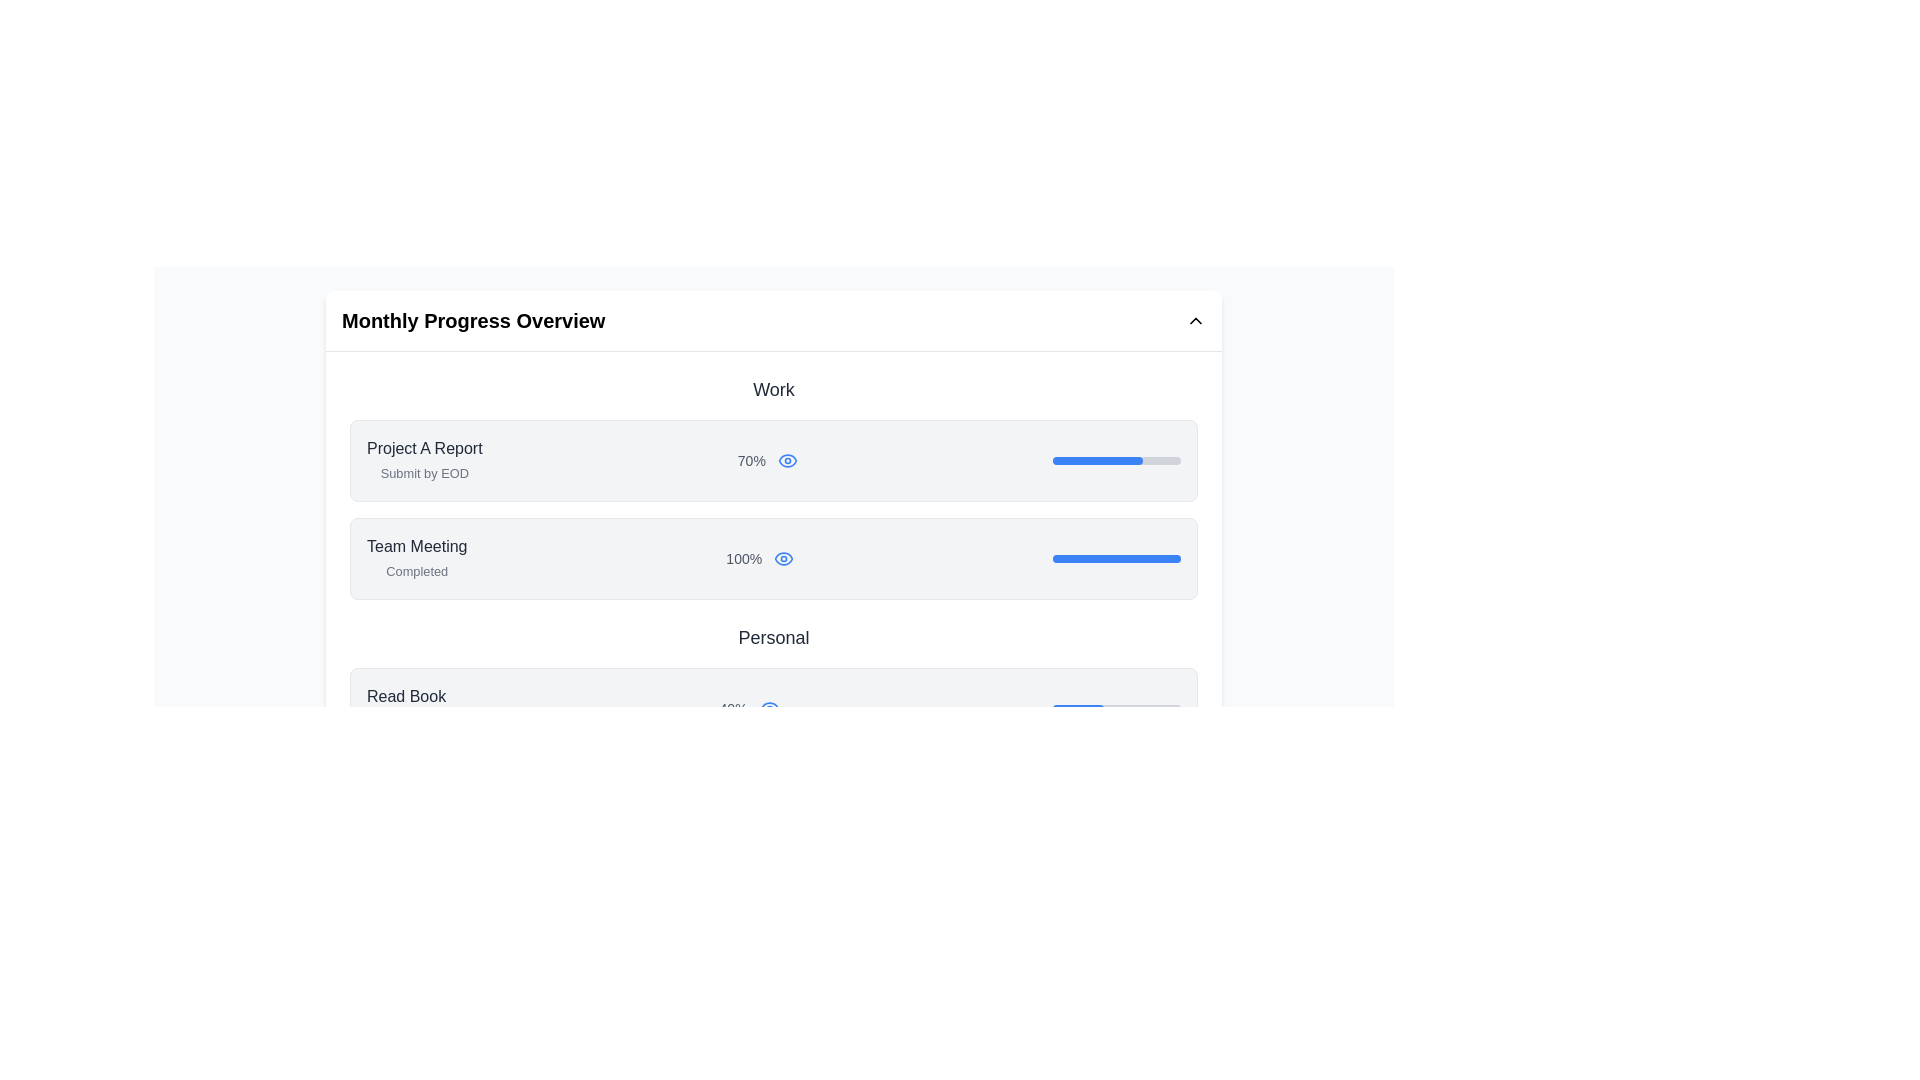 Image resolution: width=1920 pixels, height=1080 pixels. I want to click on the text label 'Project A Report' located in the 'Work' section of the task management interface, so click(423, 447).